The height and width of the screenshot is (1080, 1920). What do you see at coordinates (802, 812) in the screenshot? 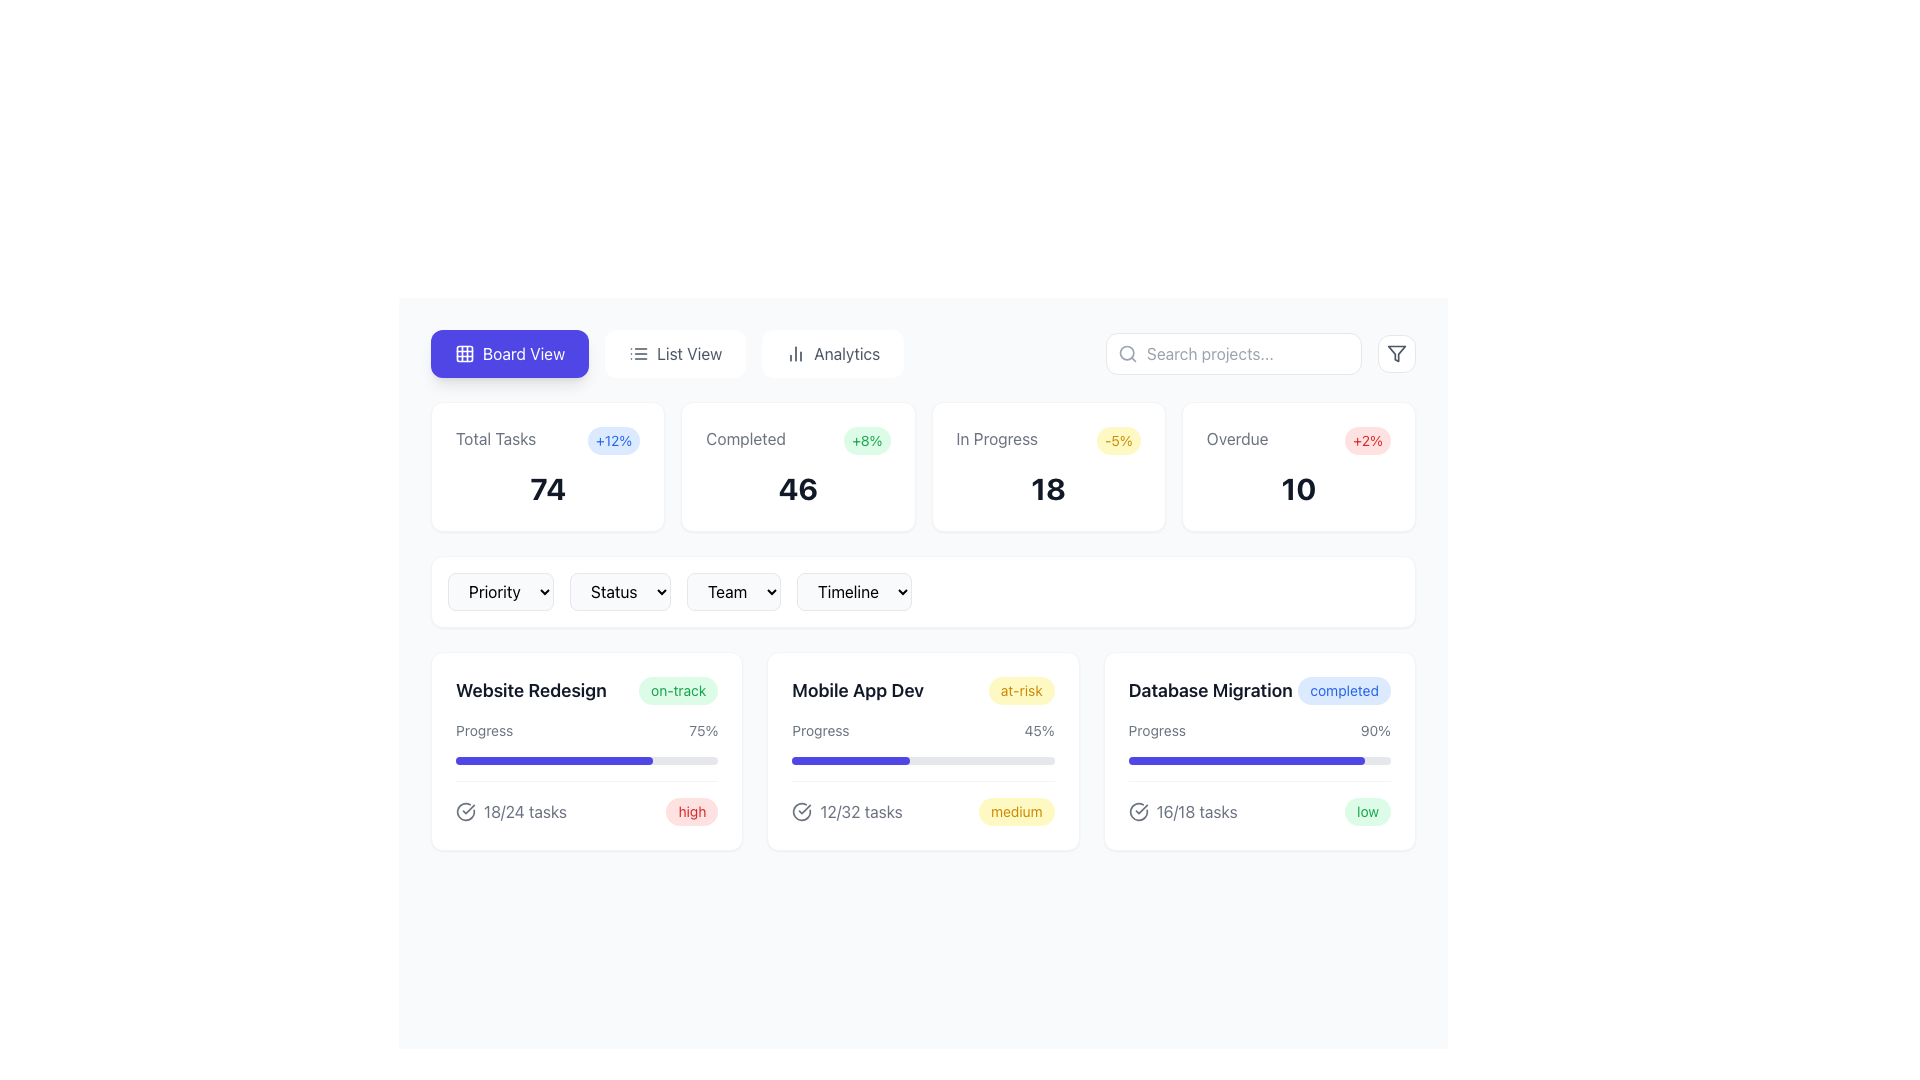
I see `the circle icon with a checkmark inside it, located to the left of the '12/32 tasks' text in the 'Mobile App Dev' section` at bounding box center [802, 812].